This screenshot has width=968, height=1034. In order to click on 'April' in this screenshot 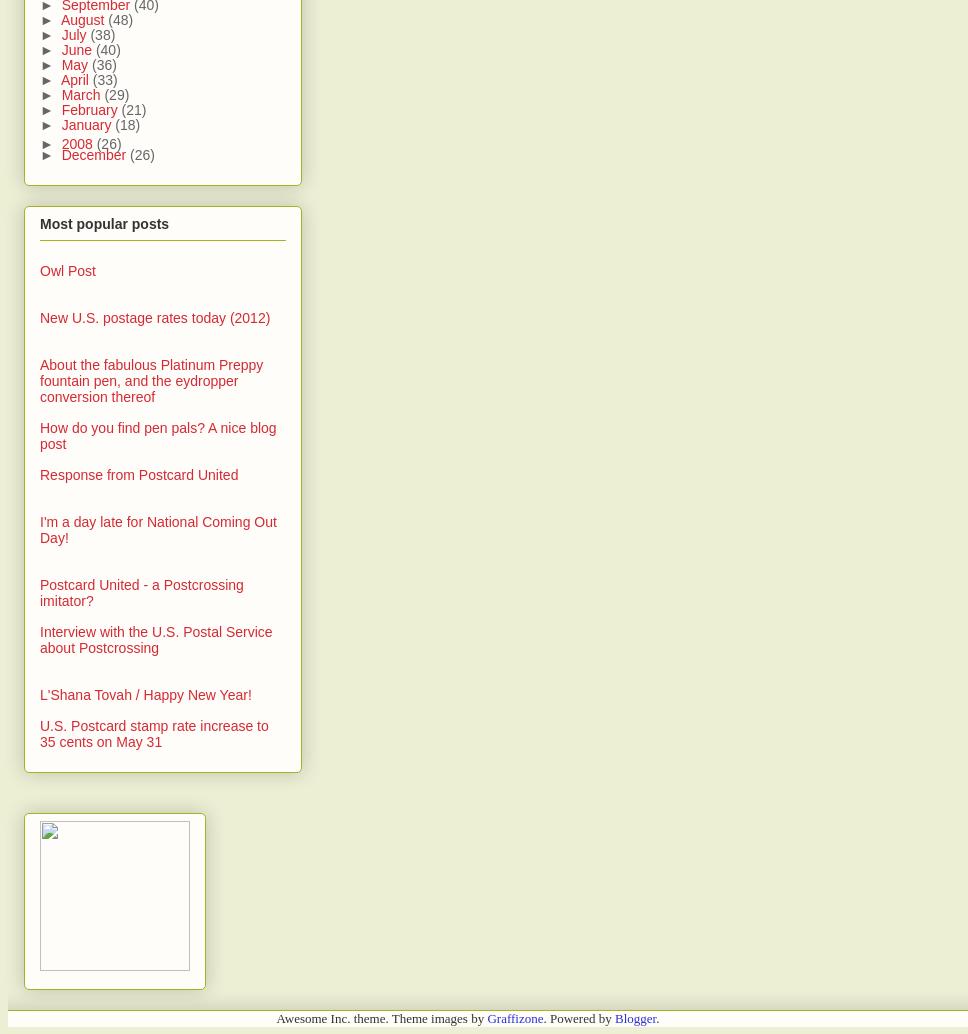, I will do `click(74, 80)`.